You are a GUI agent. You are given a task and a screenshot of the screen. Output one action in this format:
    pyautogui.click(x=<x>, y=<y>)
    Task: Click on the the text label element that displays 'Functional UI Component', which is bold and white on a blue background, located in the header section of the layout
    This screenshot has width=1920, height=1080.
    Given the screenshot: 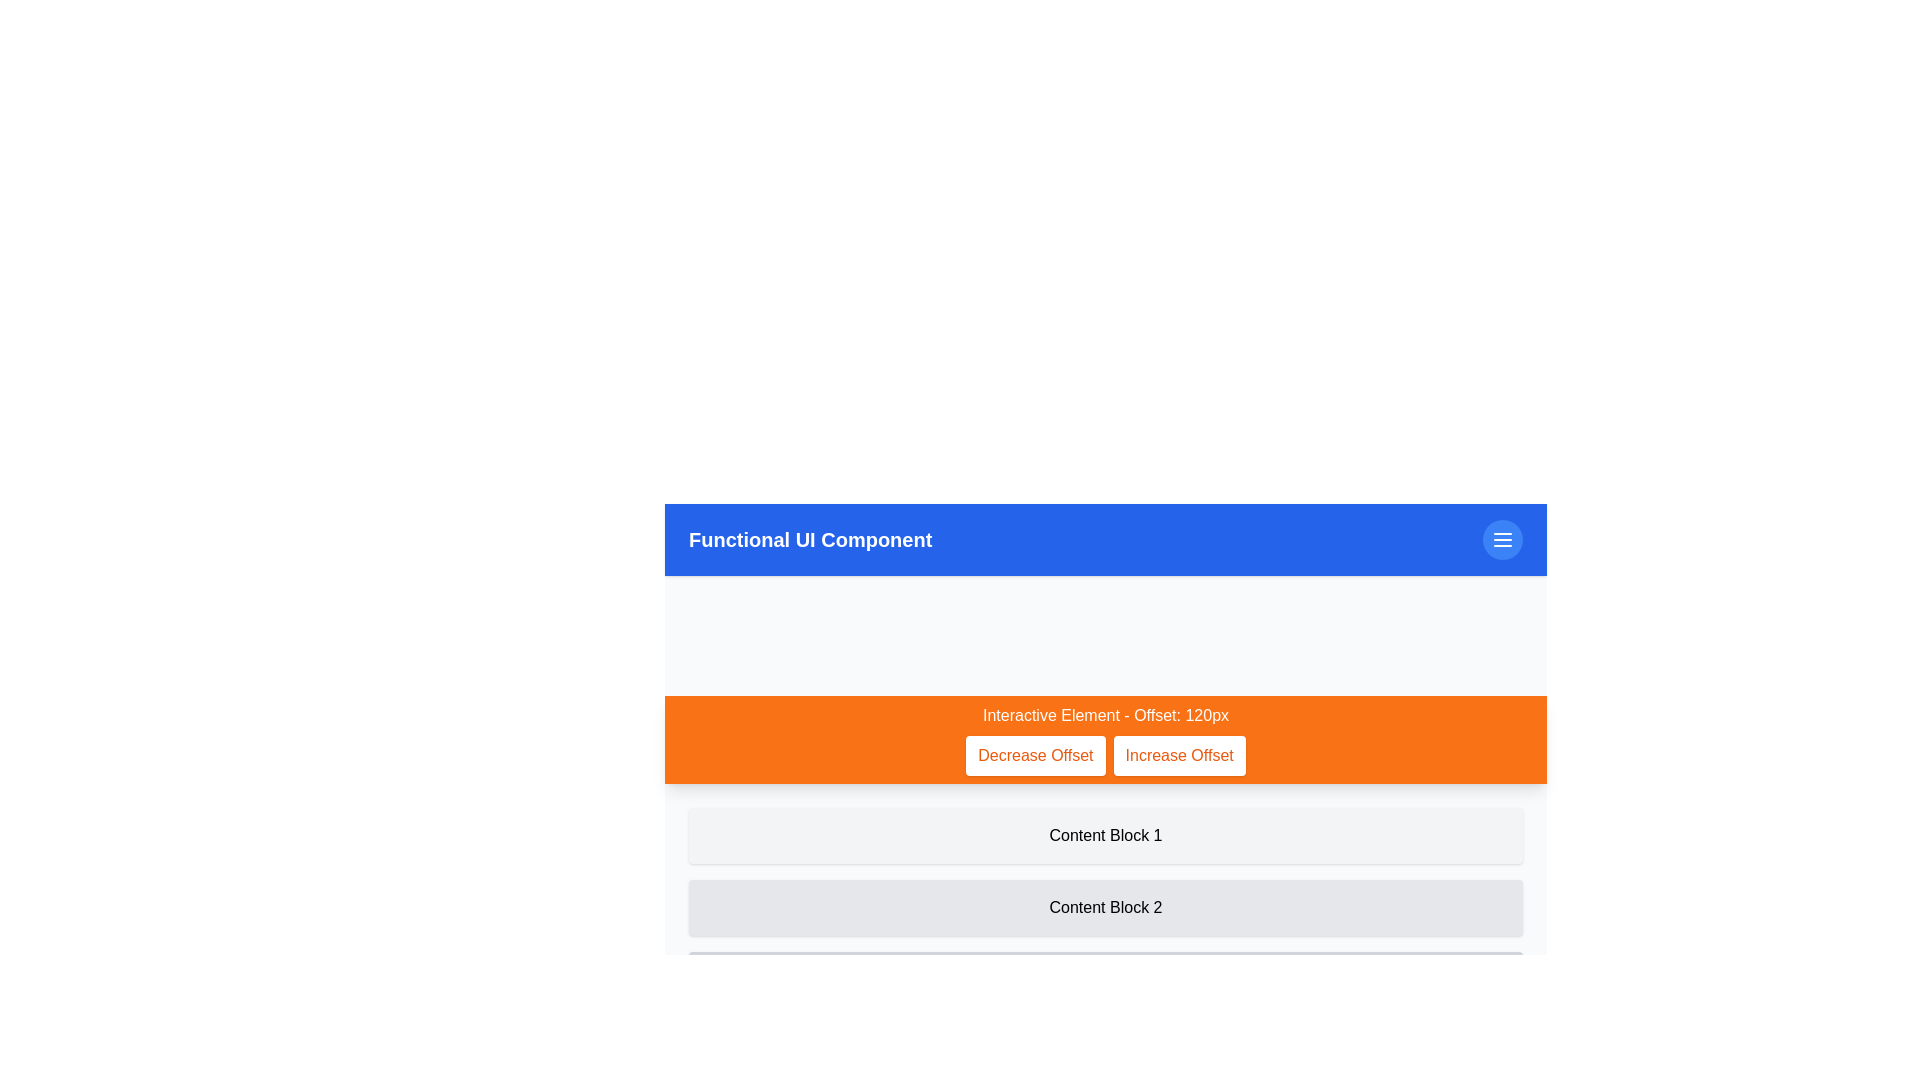 What is the action you would take?
    pyautogui.click(x=810, y=540)
    